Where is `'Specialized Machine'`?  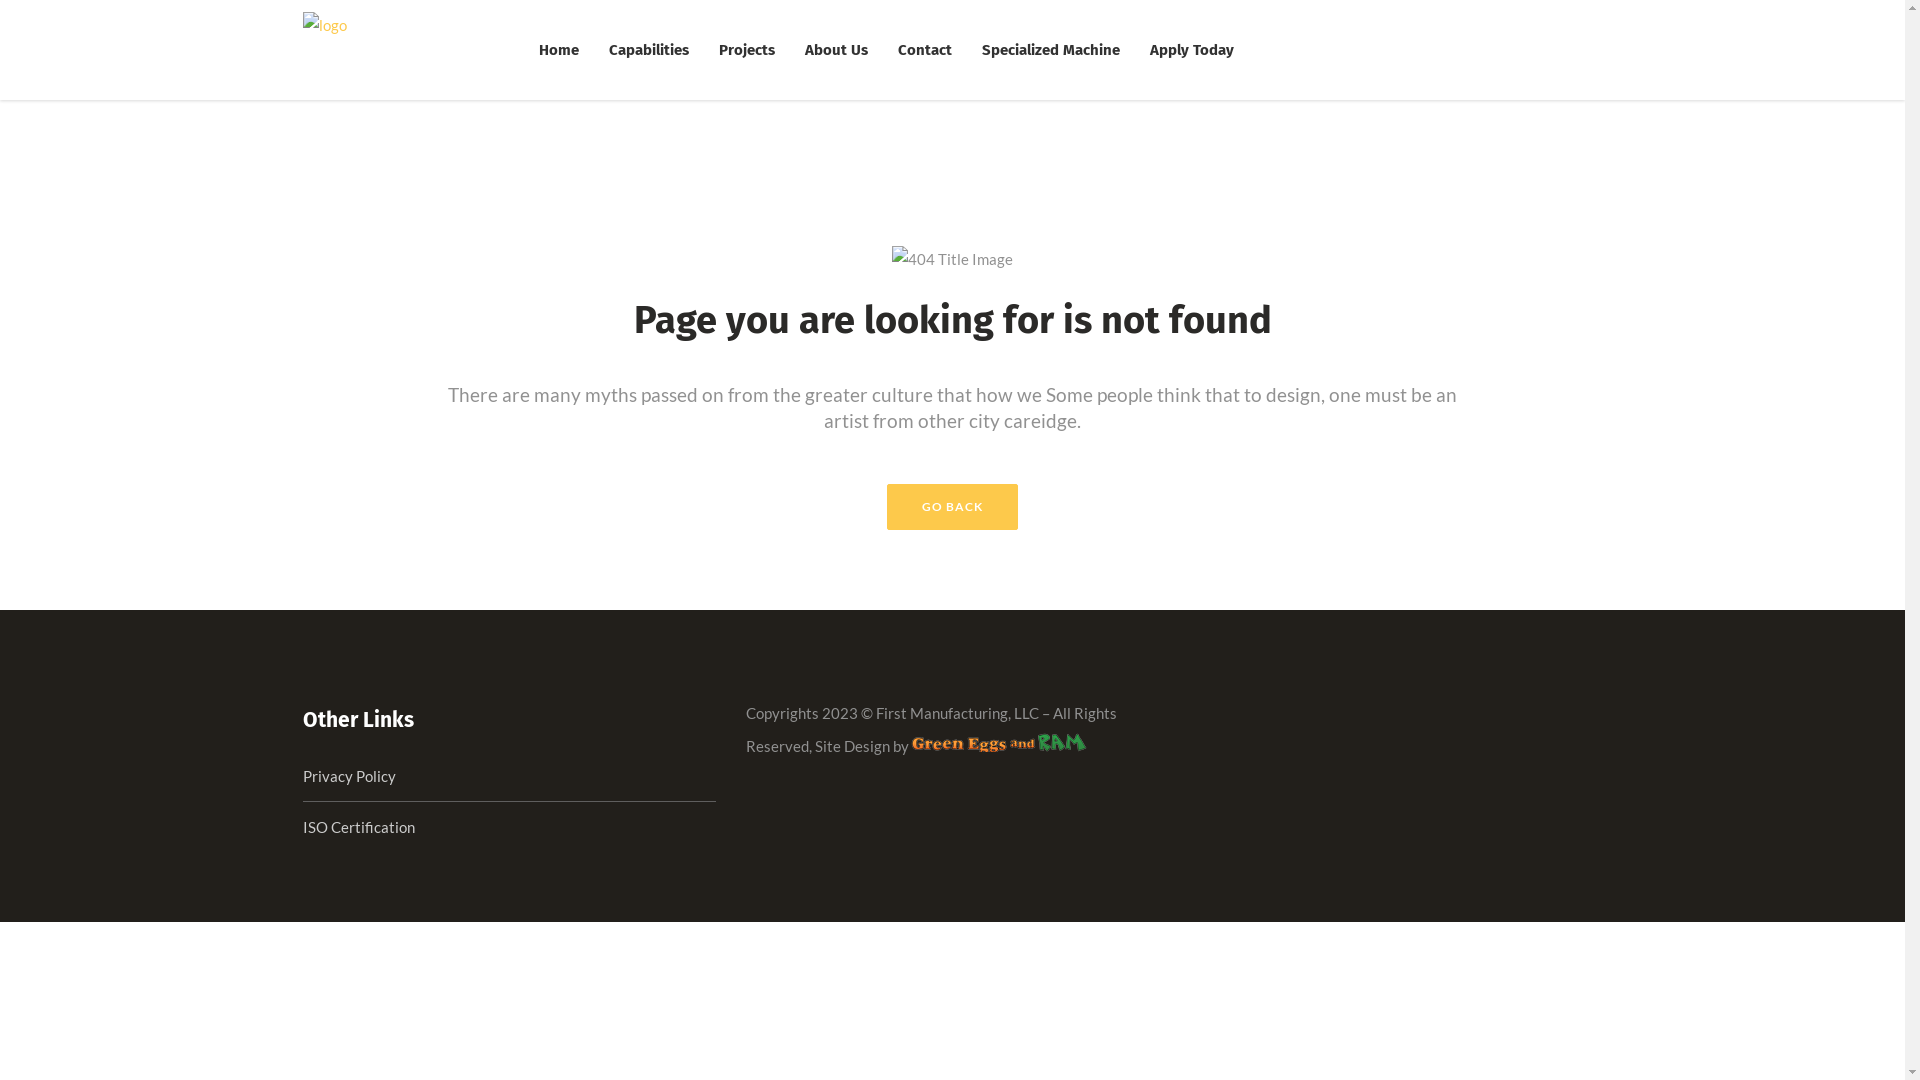 'Specialized Machine' is located at coordinates (1049, 49).